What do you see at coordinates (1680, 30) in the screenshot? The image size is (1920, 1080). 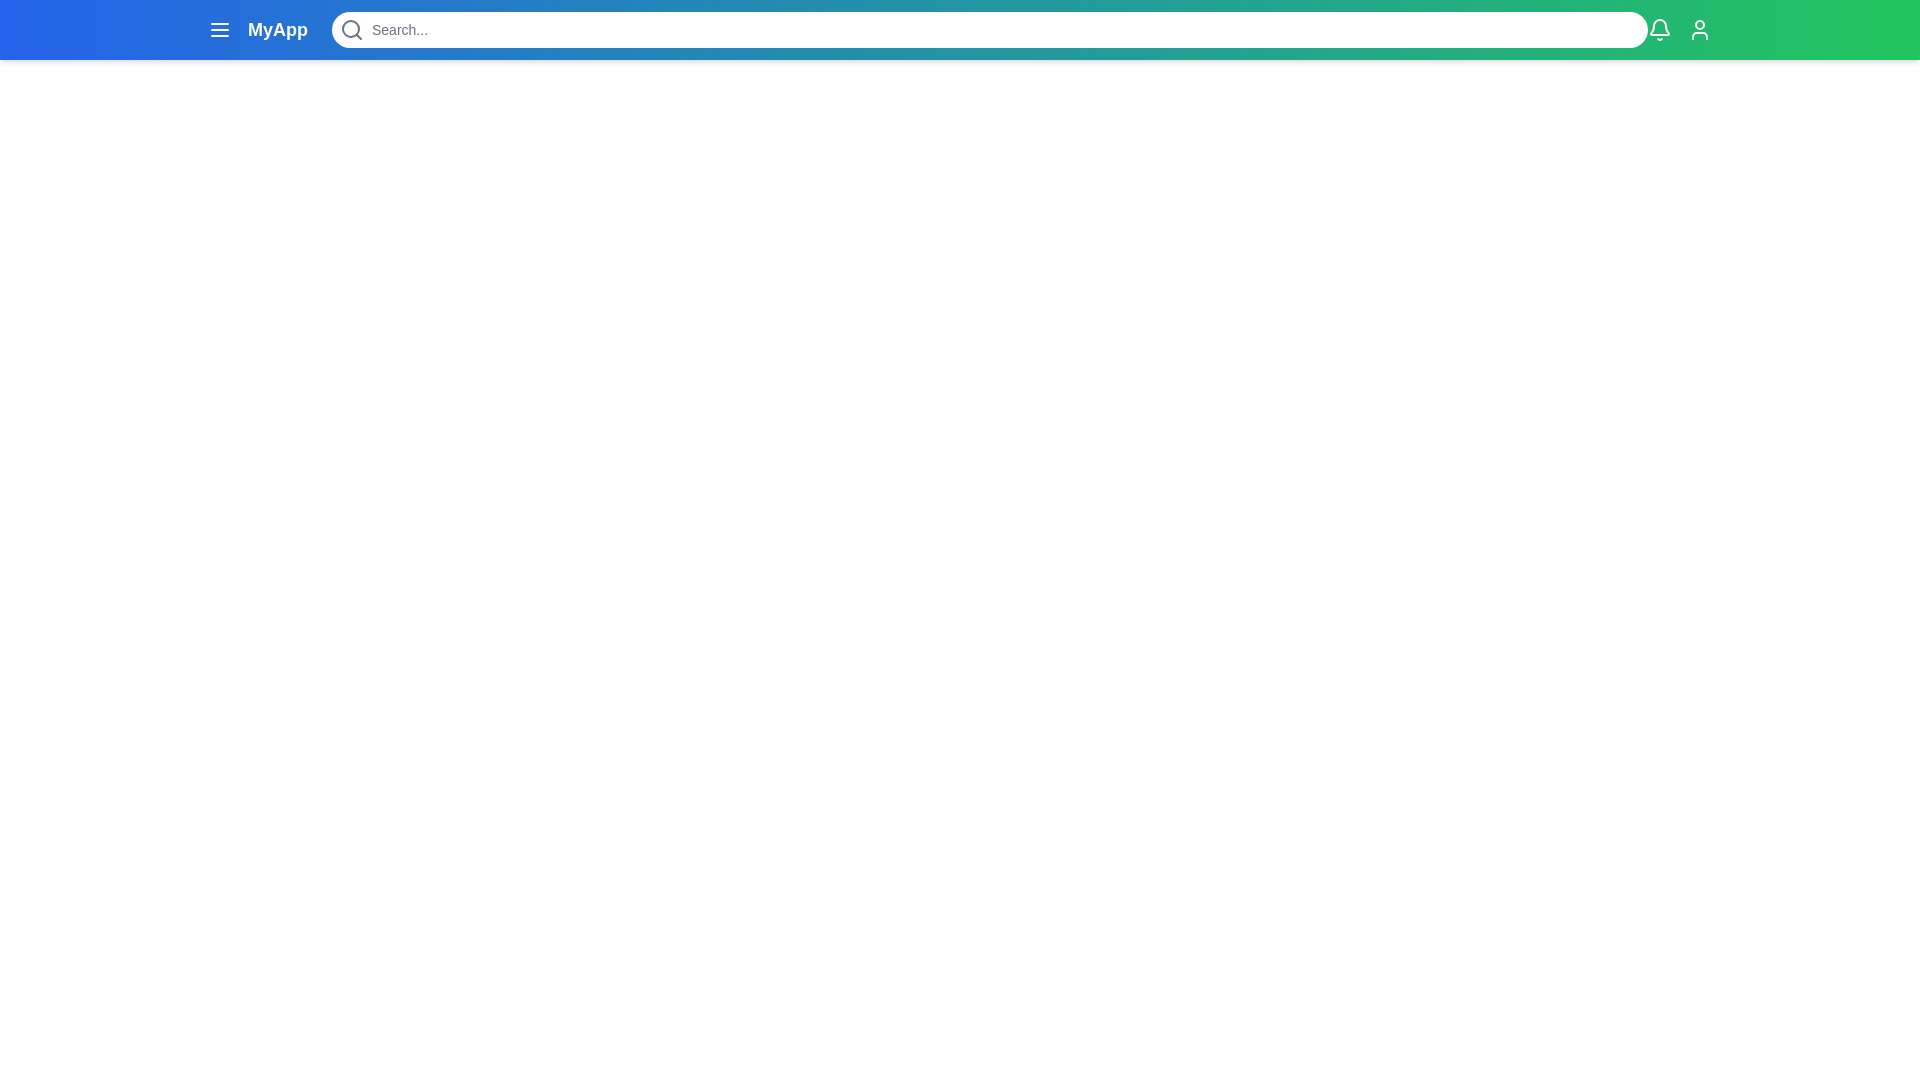 I see `the group of icons consisting of a bell for notifications and a user silhouette for profile settings, located at the extreme right end of the top navigation bar` at bounding box center [1680, 30].